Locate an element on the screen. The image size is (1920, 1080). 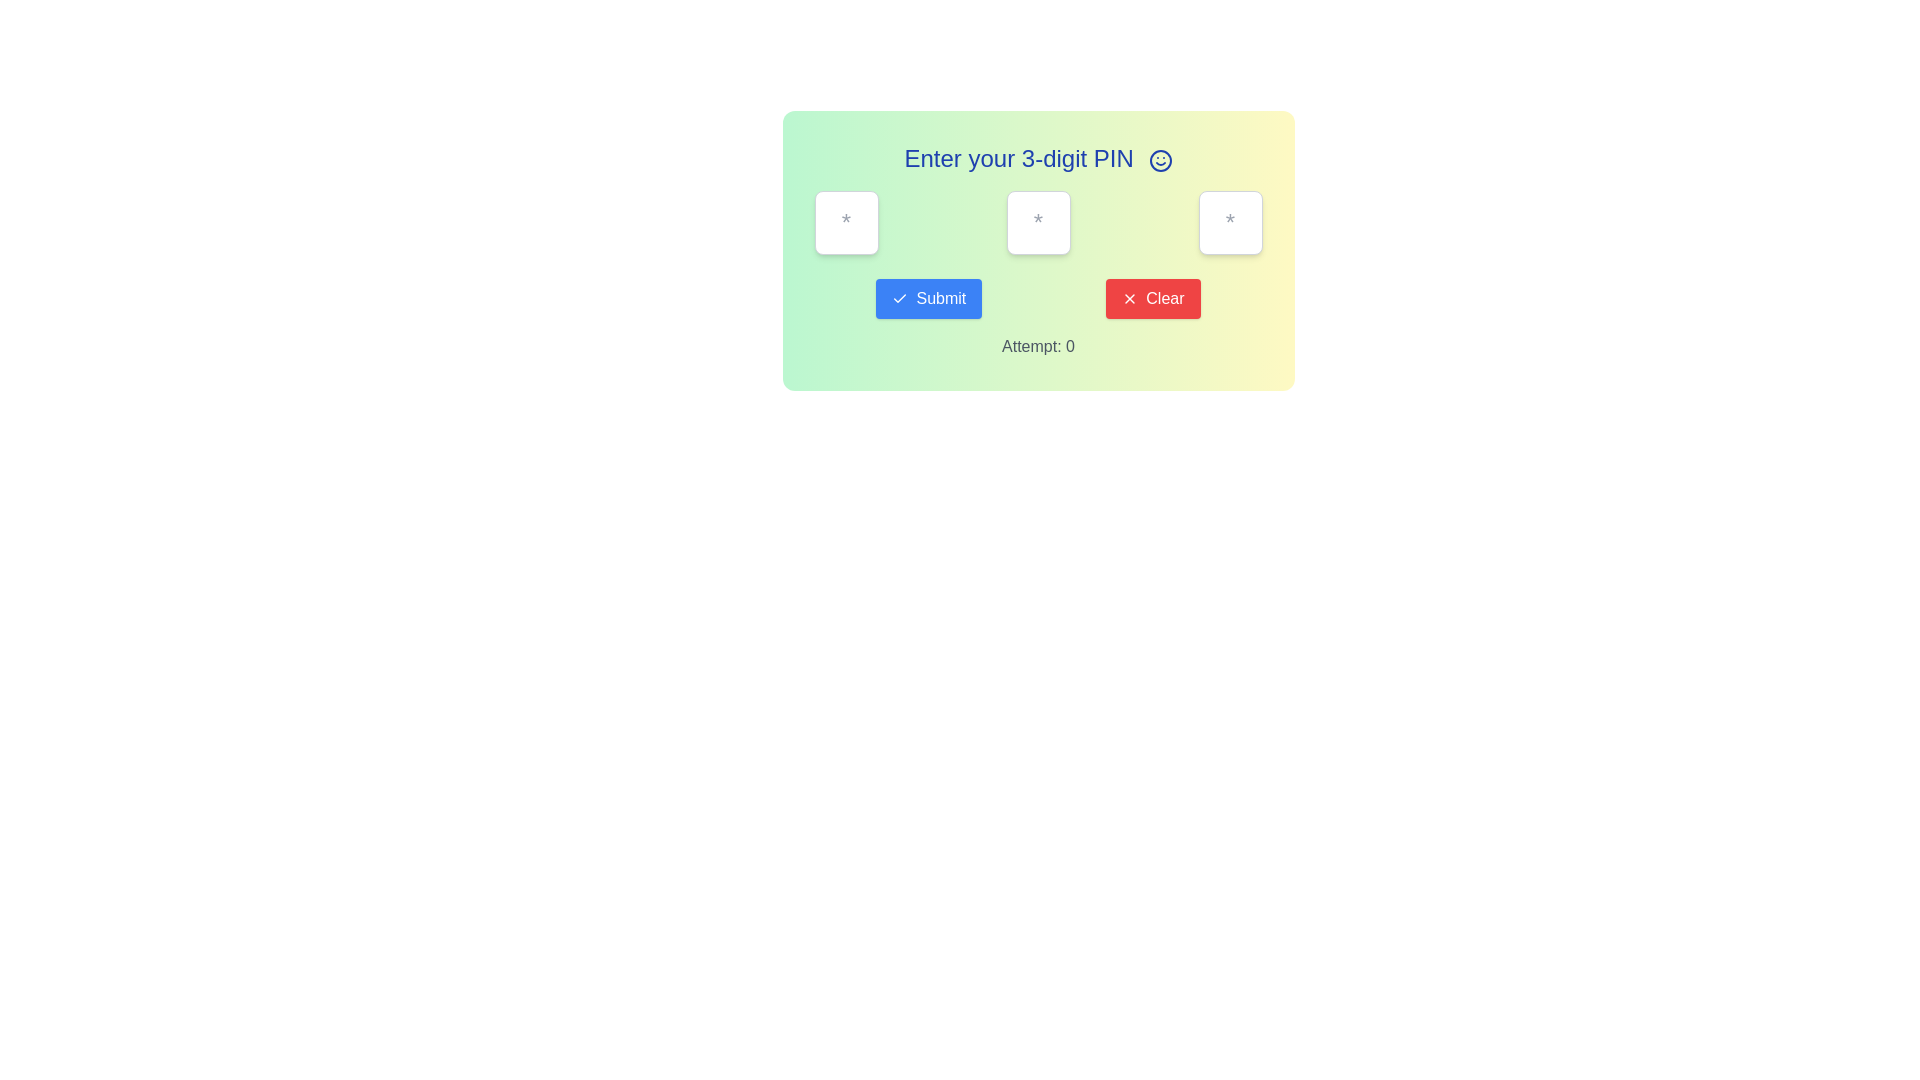
the rectangular button with a red background labeled 'Clear' to trigger its hover effects is located at coordinates (1153, 299).